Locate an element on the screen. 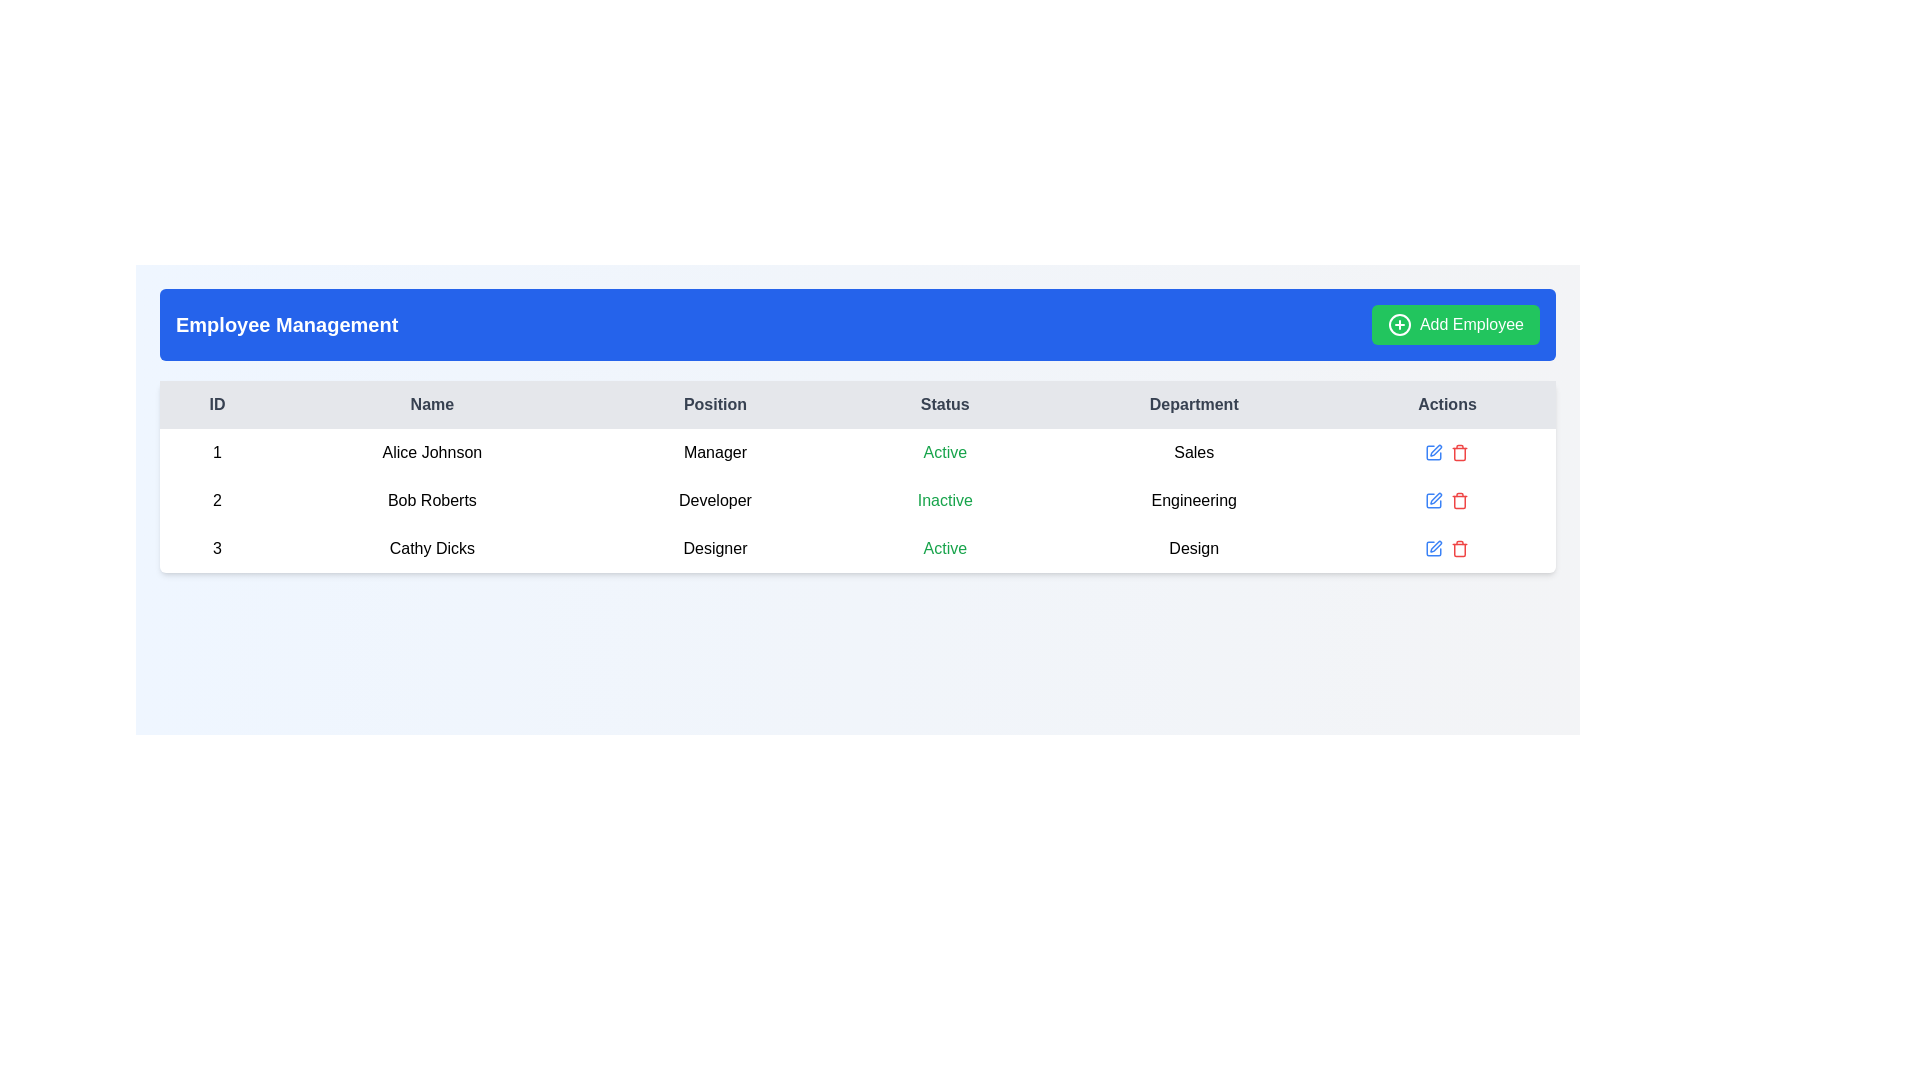 This screenshot has height=1080, width=1920. the name label in the first row under the 'Name' header of the table, which represents an individual in the management system is located at coordinates (431, 452).